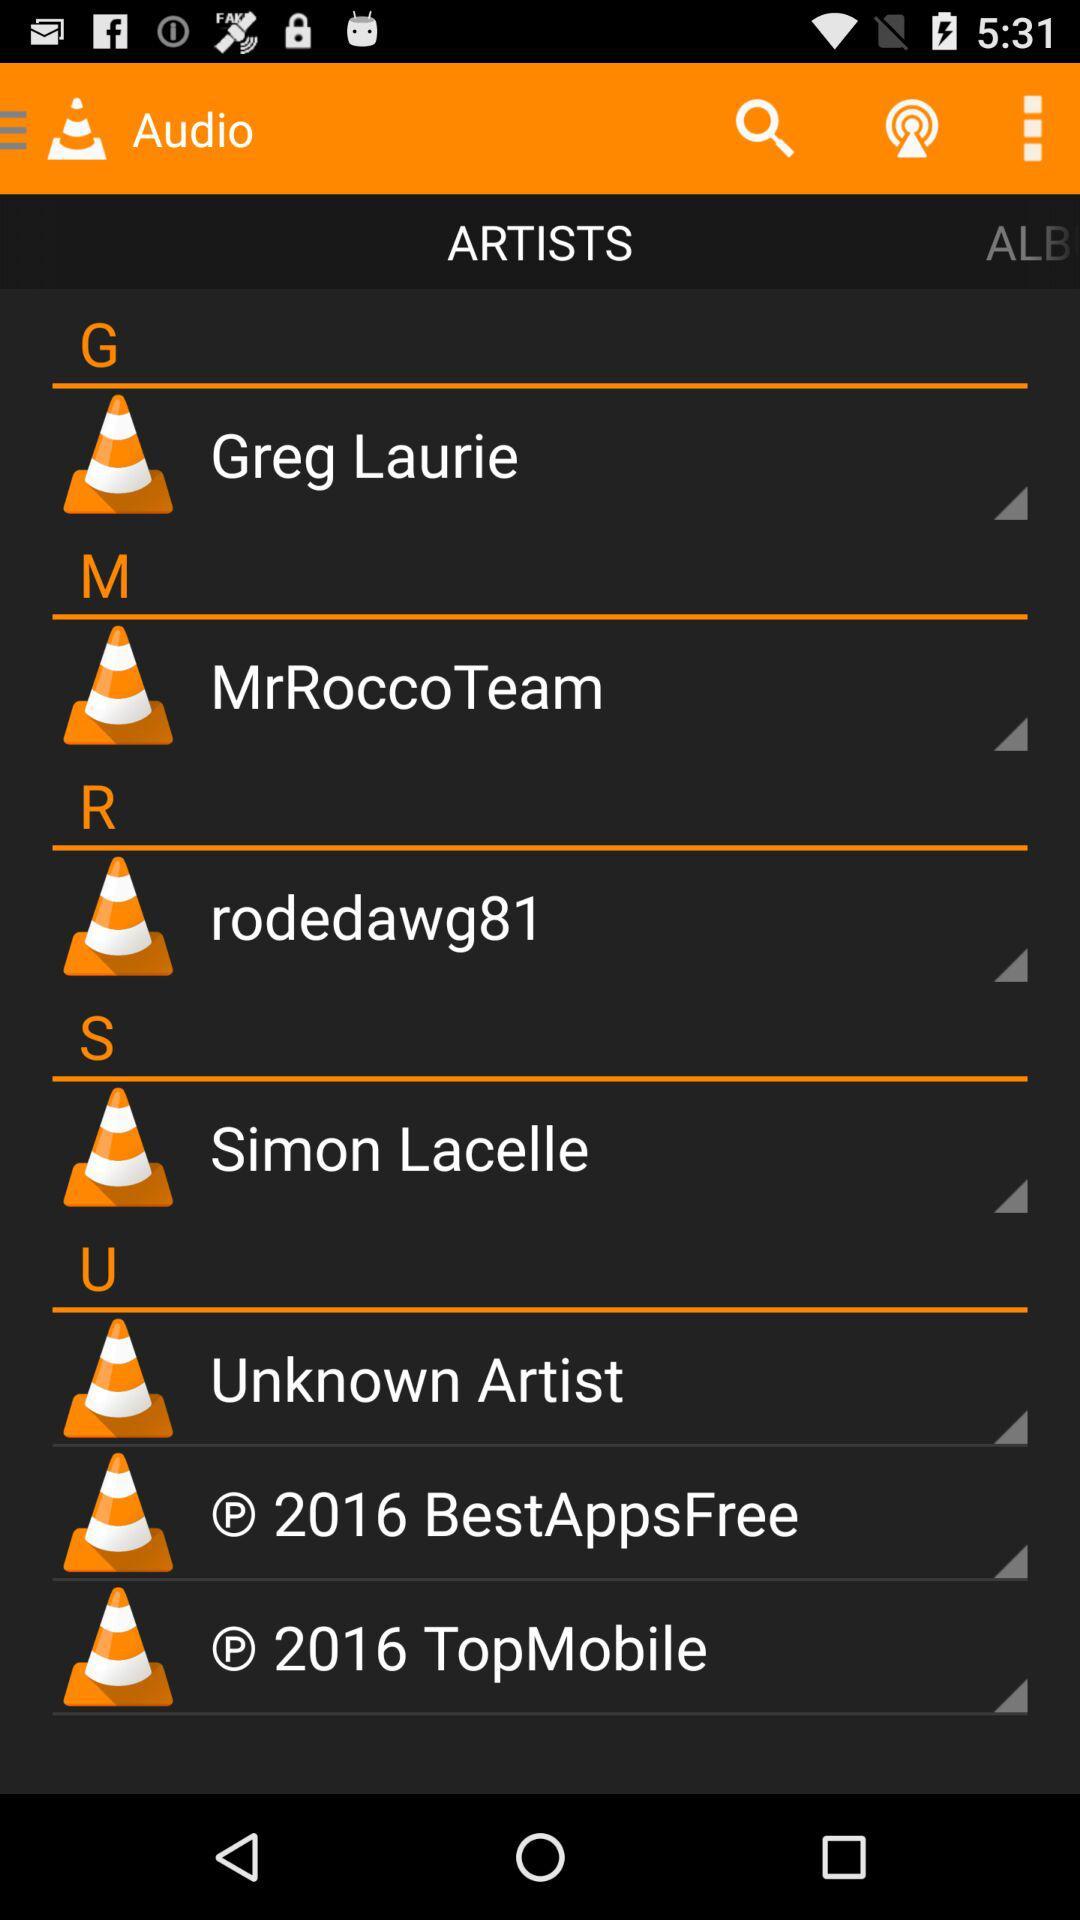  Describe the element at coordinates (540, 385) in the screenshot. I see `icon below the g icon` at that location.